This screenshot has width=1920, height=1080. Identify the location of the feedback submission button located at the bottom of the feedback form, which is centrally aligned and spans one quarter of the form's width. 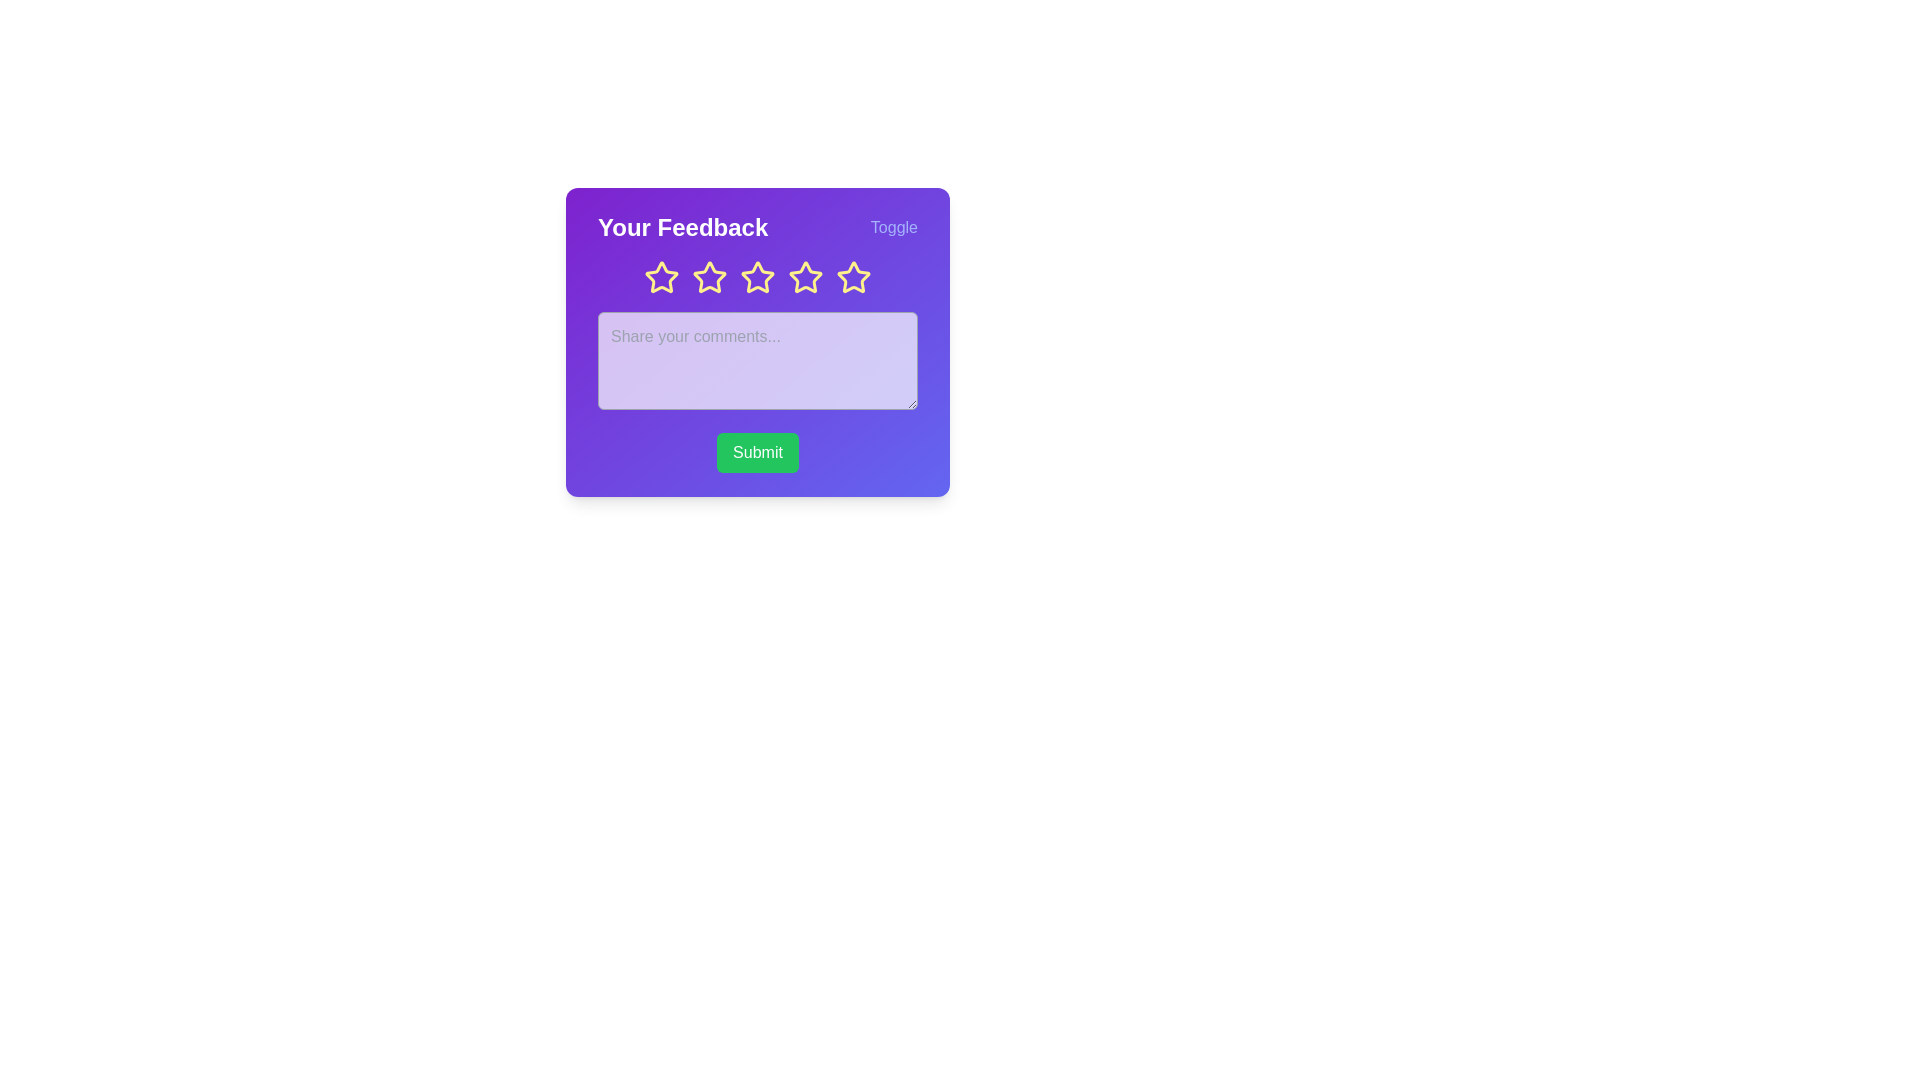
(757, 452).